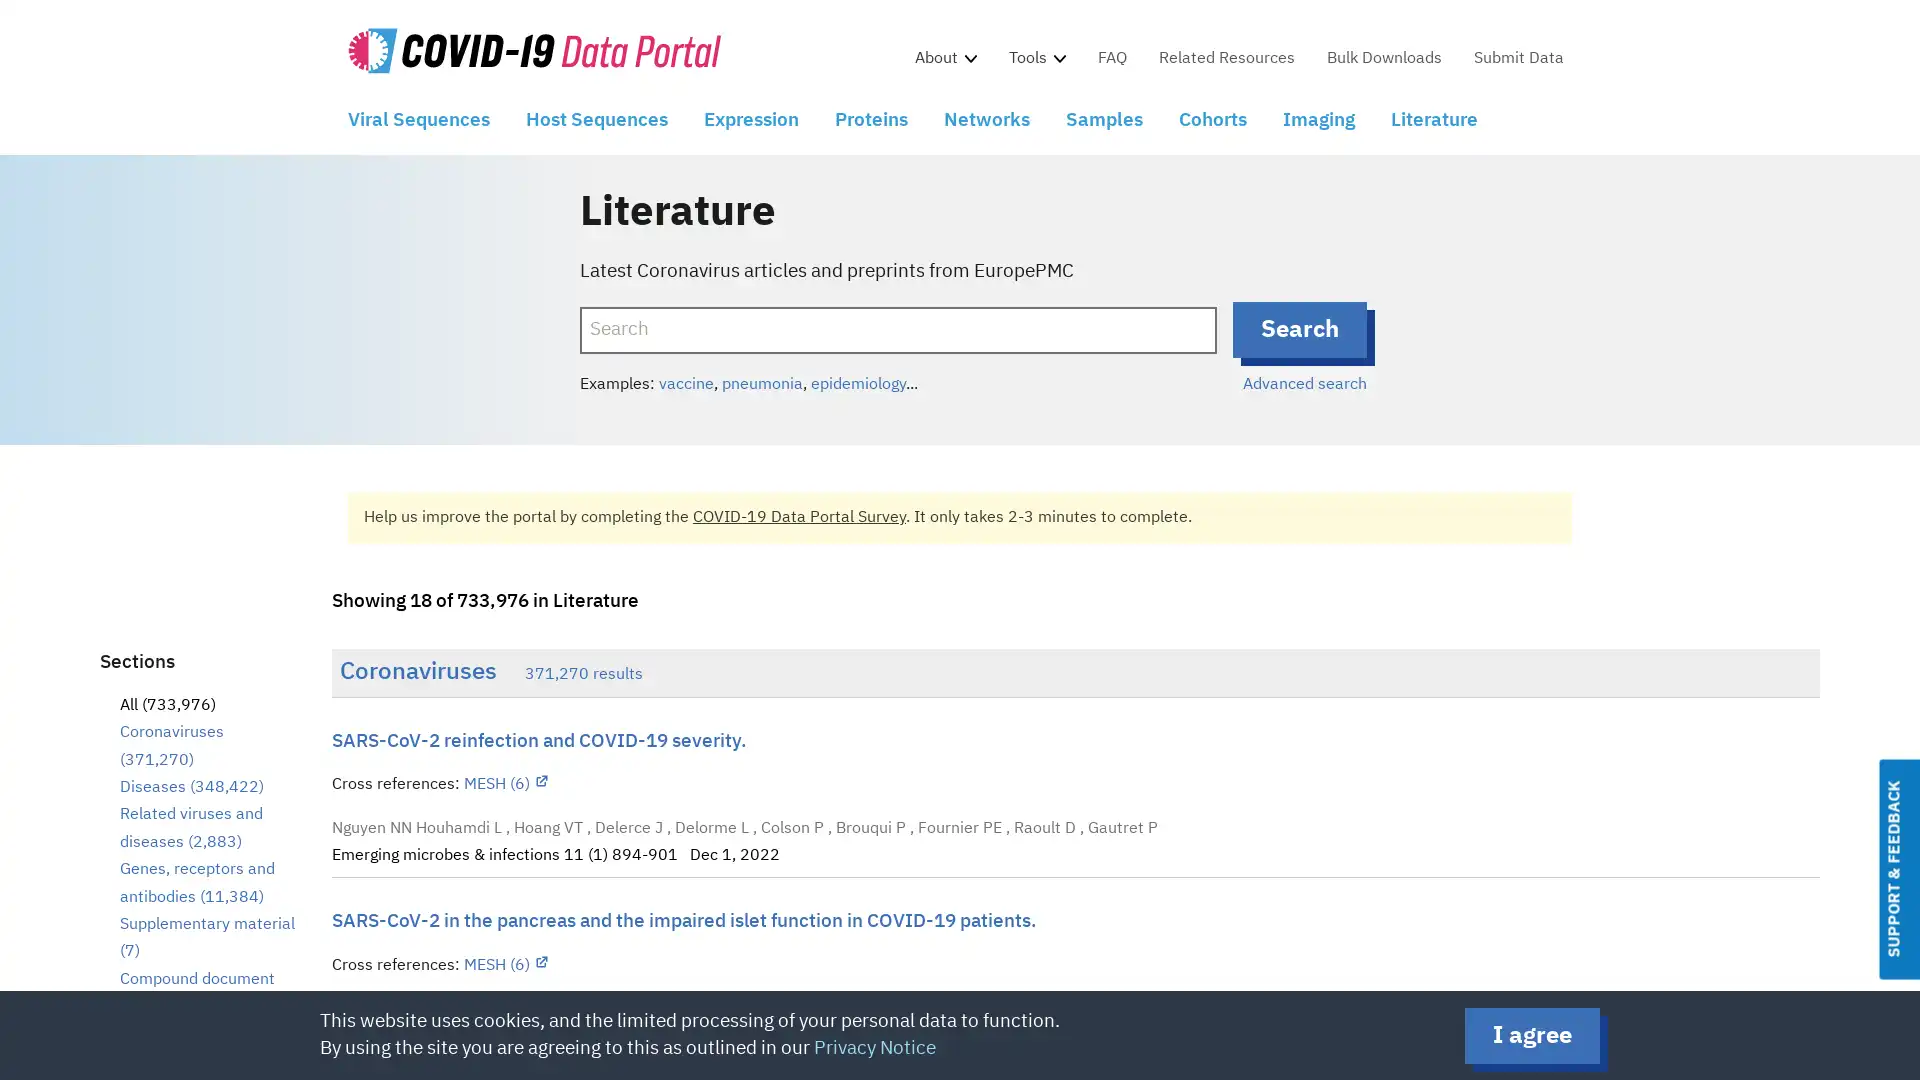 This screenshot has height=1080, width=1920. Describe the element at coordinates (1531, 1035) in the screenshot. I see `I agree` at that location.